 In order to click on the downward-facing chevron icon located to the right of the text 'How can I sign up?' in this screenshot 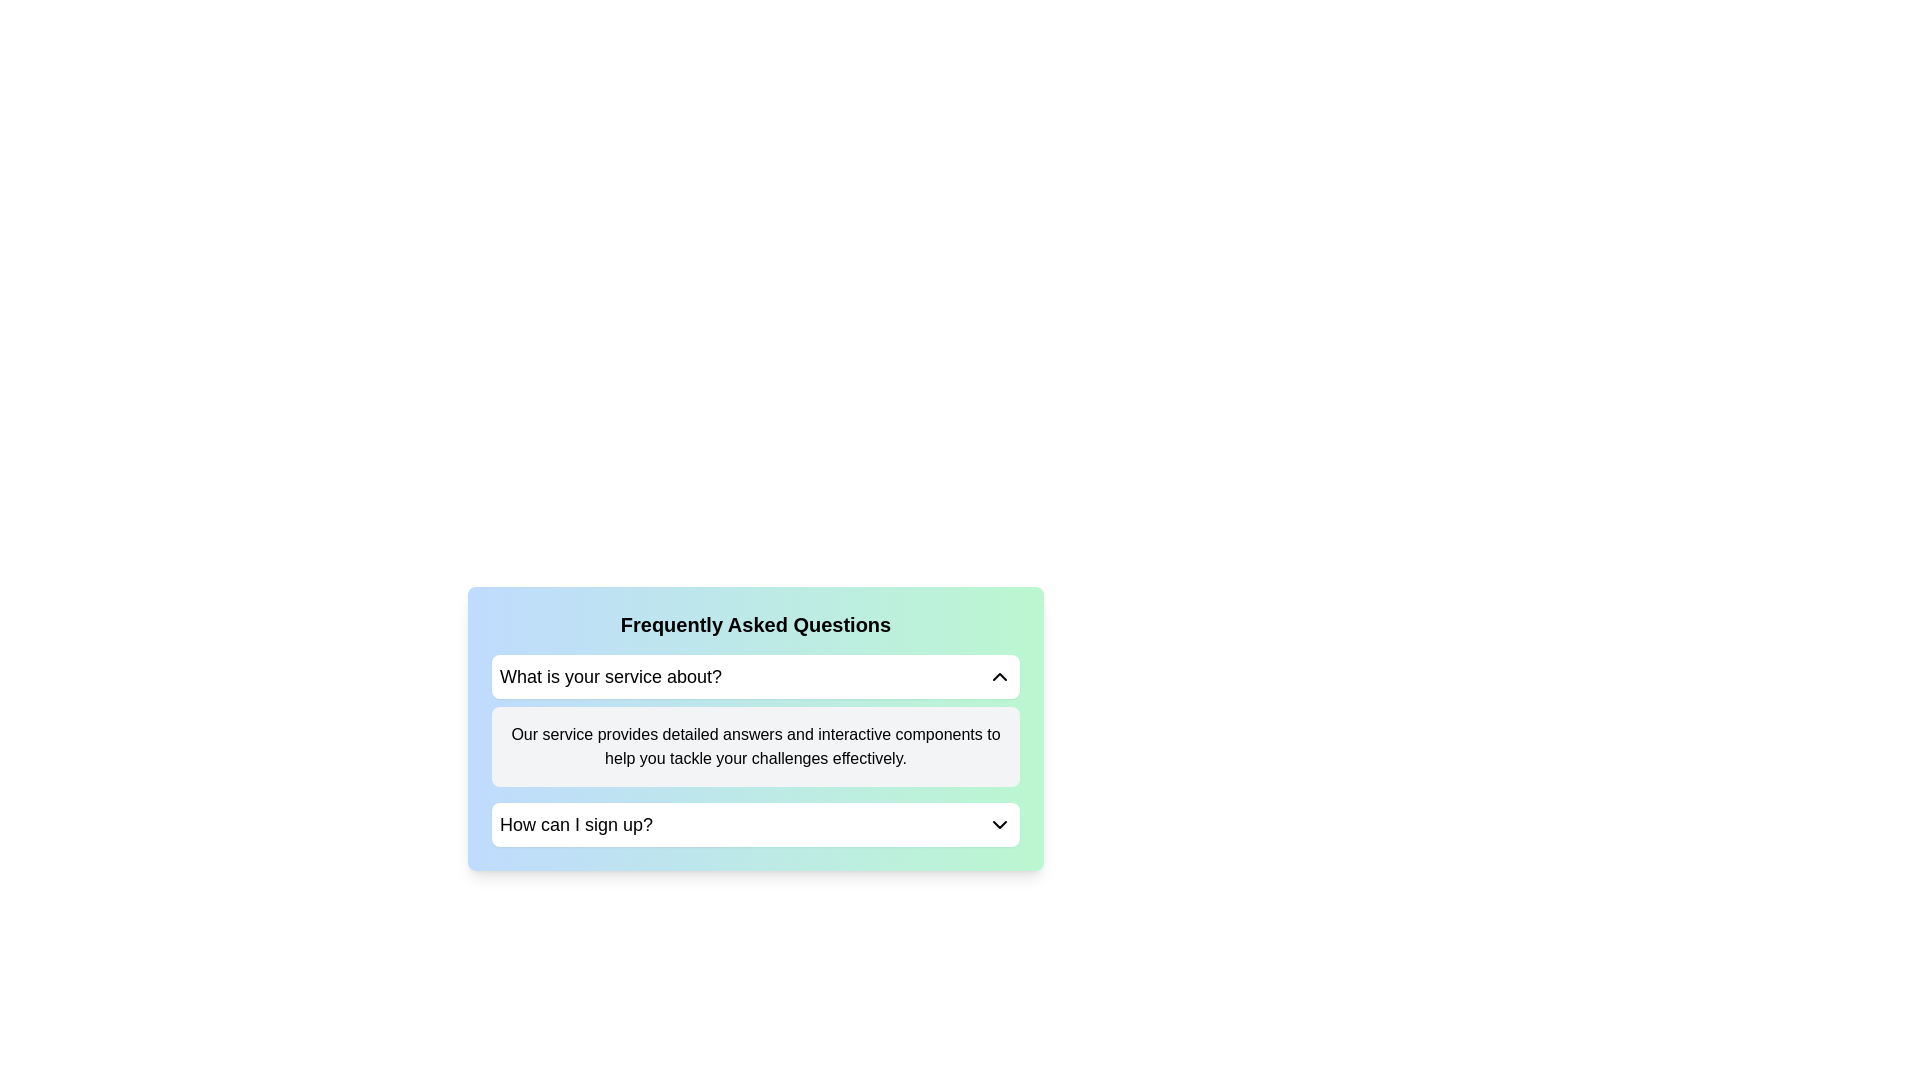, I will do `click(999, 825)`.